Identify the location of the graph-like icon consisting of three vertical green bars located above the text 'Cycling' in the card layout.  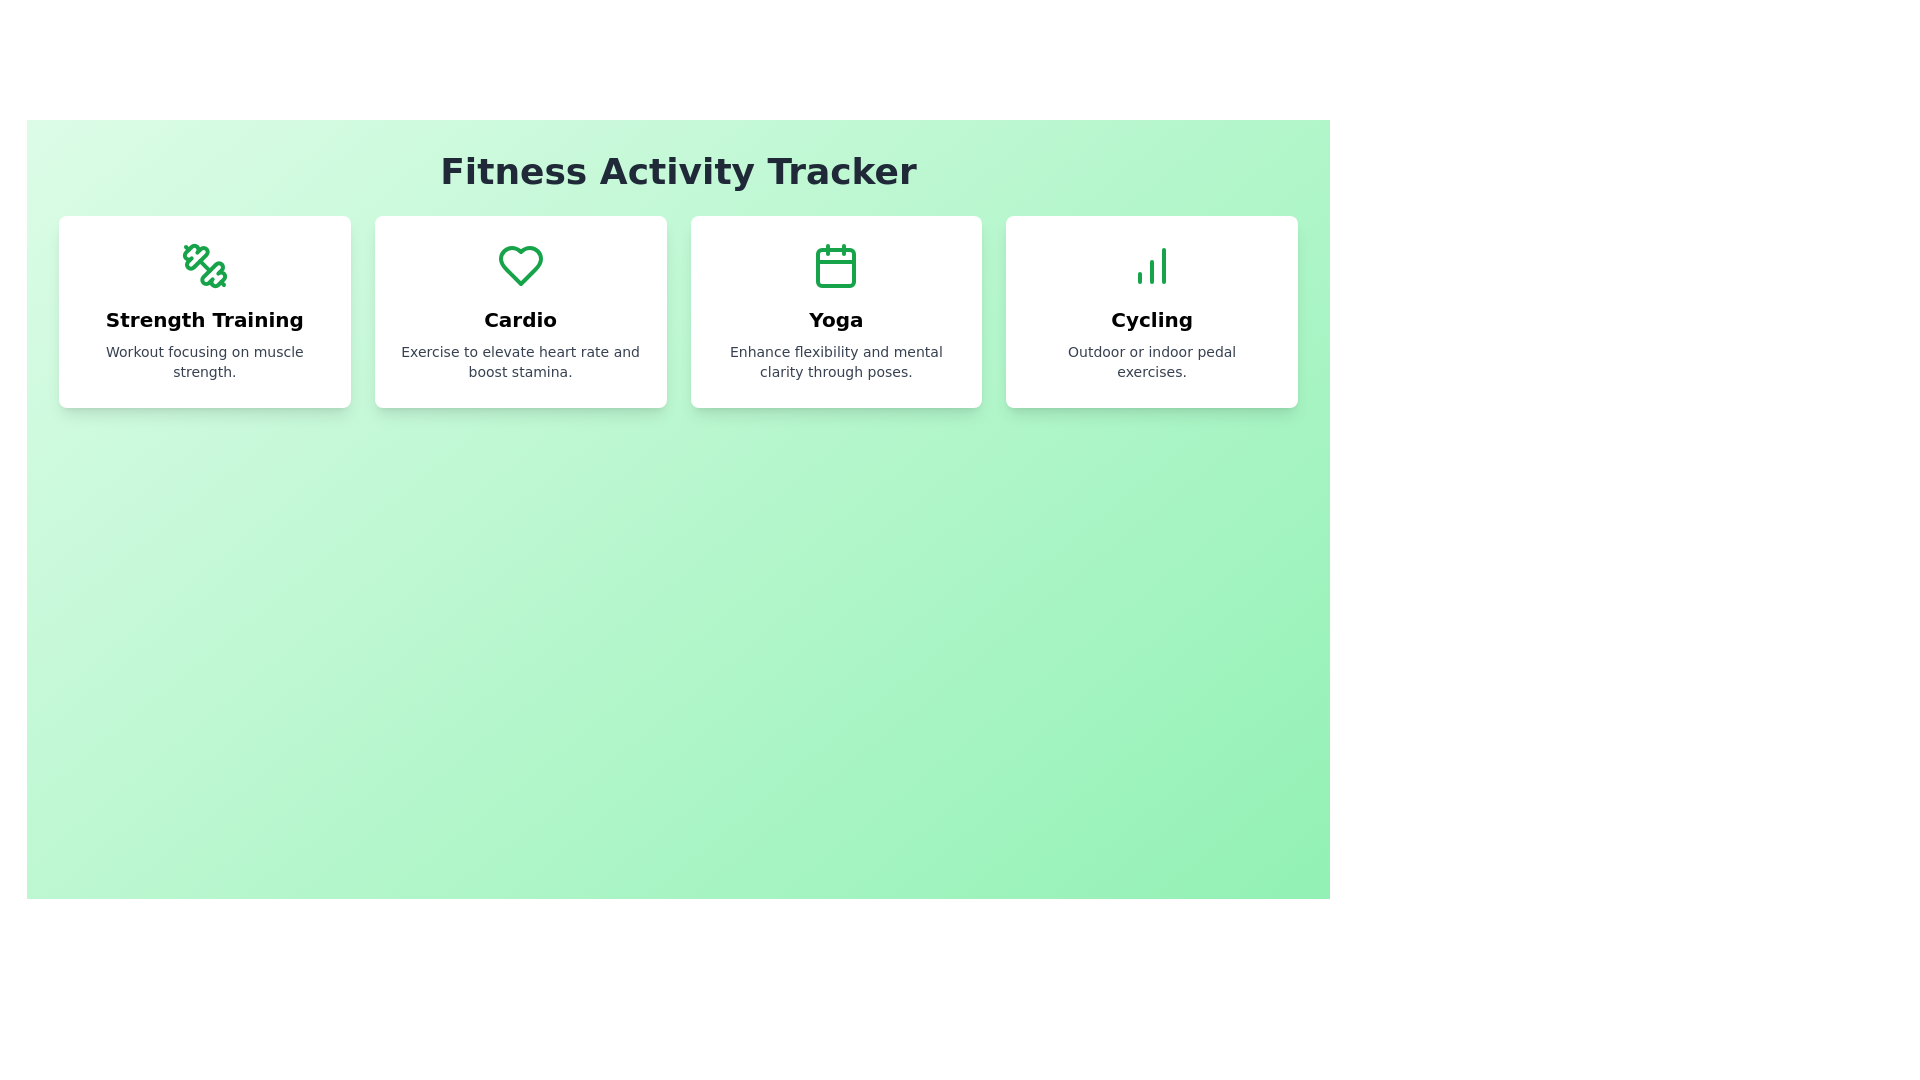
(1152, 265).